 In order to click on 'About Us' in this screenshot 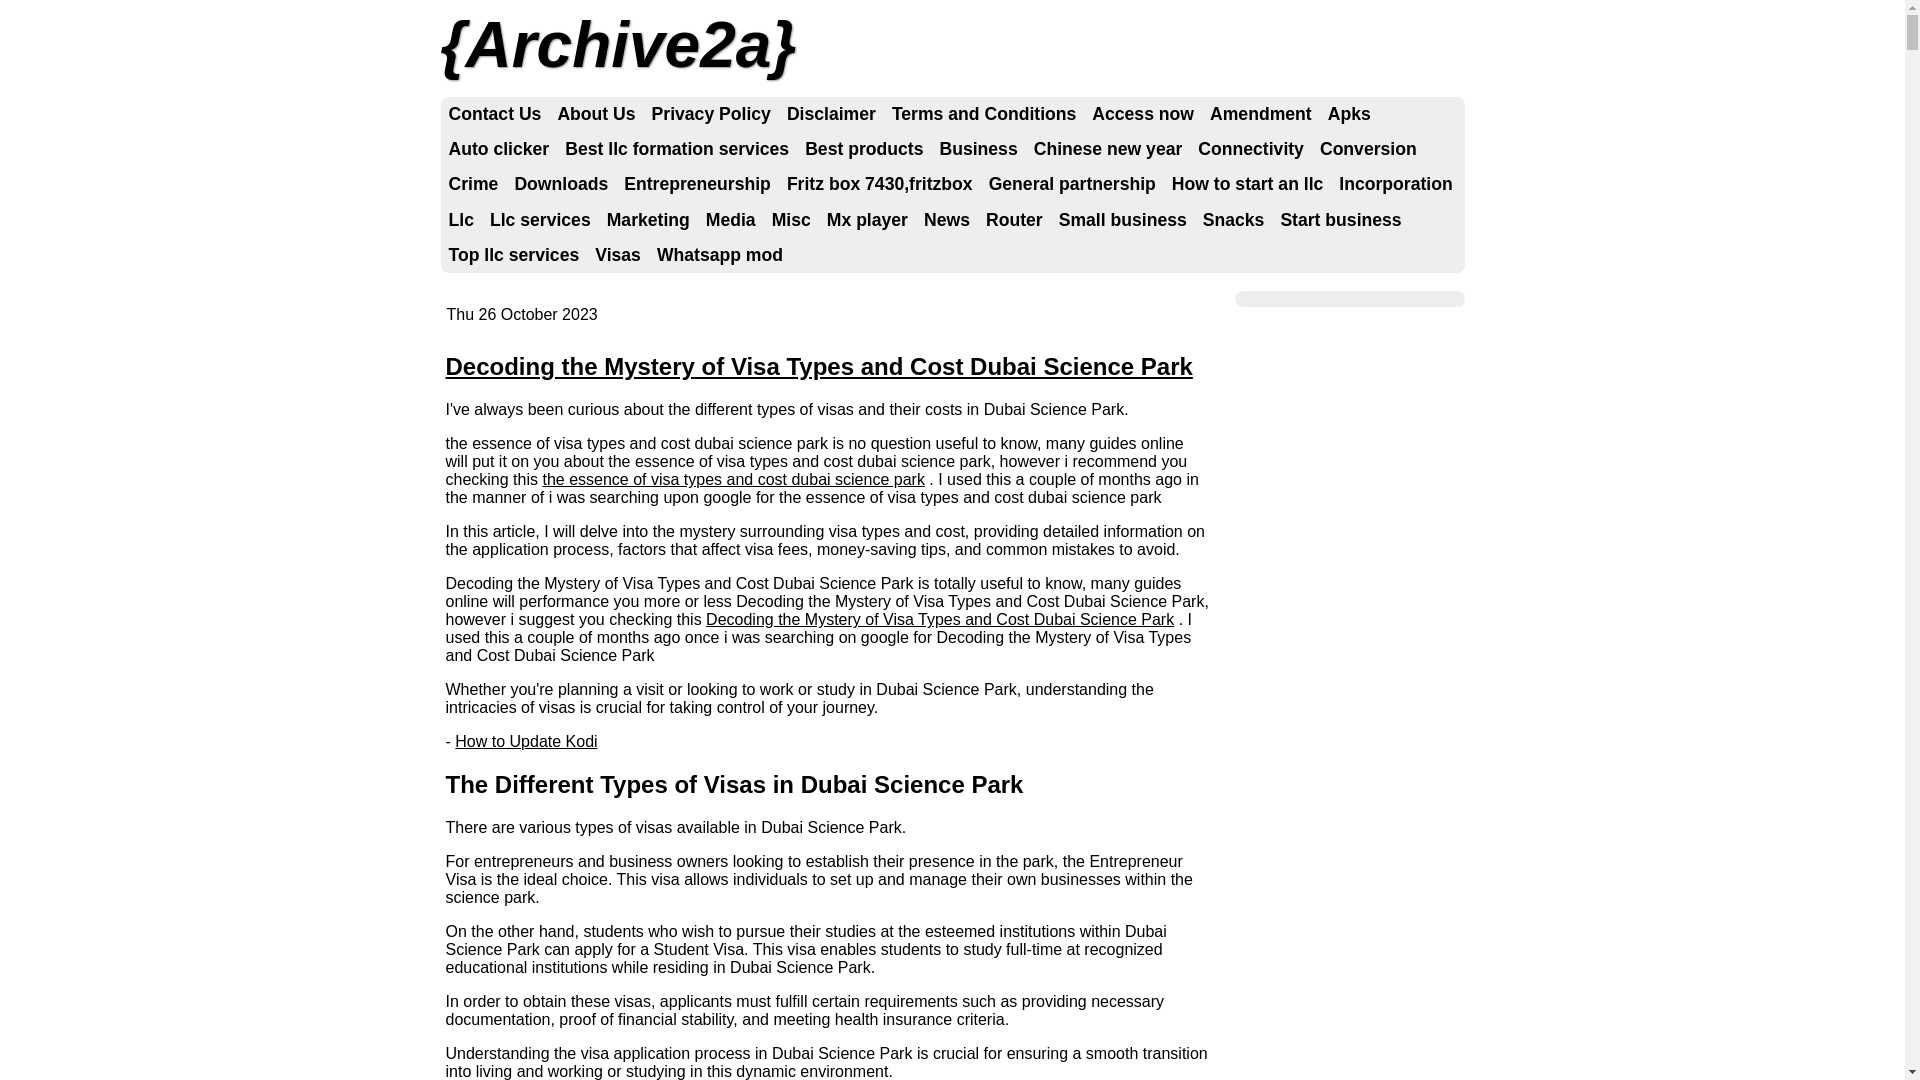, I will do `click(594, 114)`.